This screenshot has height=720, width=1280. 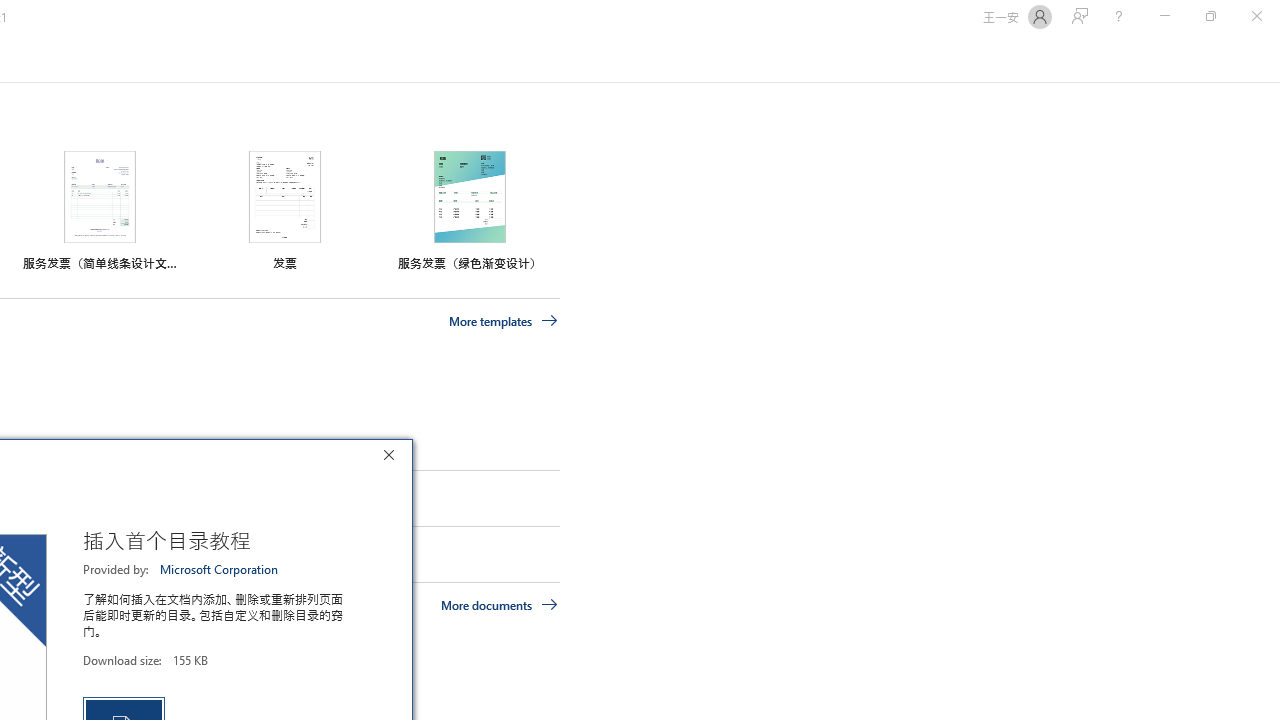 I want to click on 'Microsoft Corporation', so click(x=220, y=569).